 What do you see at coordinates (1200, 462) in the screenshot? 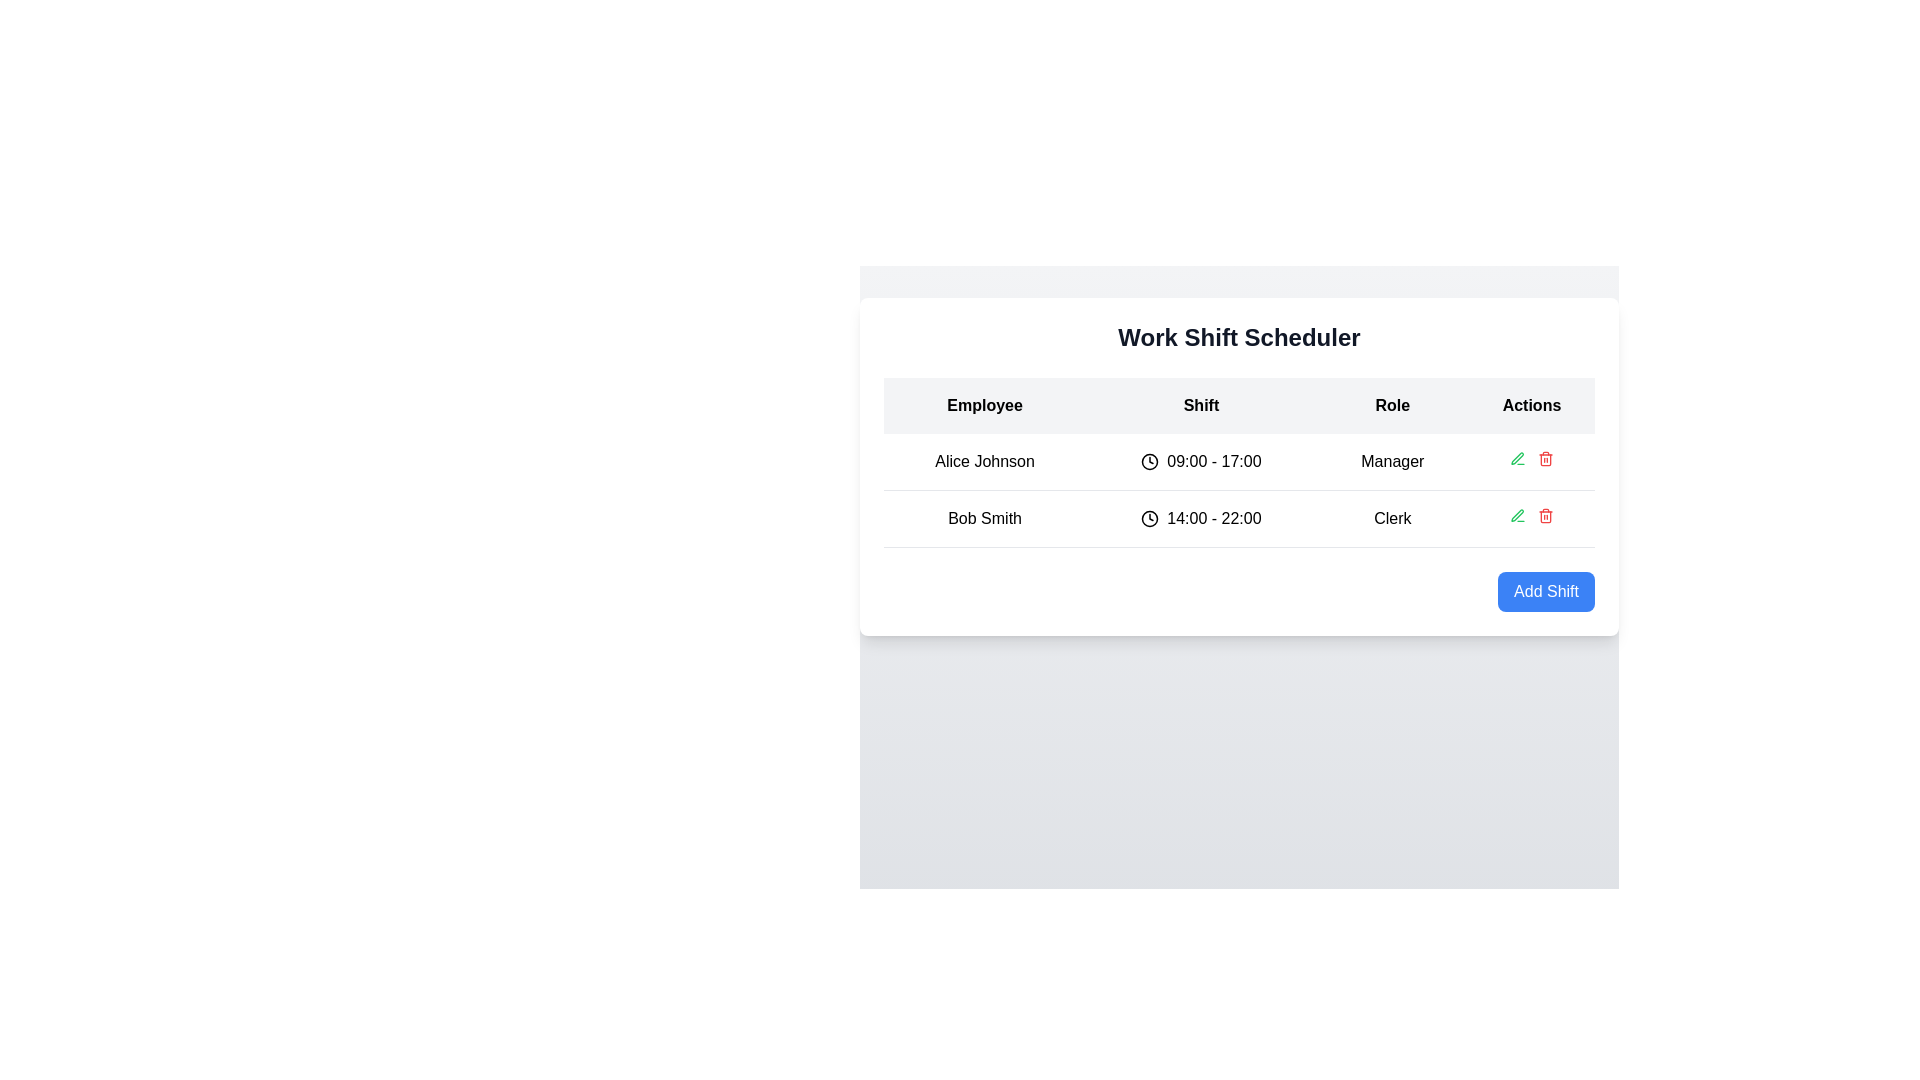
I see `text of the label with the clock icon displaying the shift timing for 'Alice Johnson', which shows '09:00 - 17:00'` at bounding box center [1200, 462].